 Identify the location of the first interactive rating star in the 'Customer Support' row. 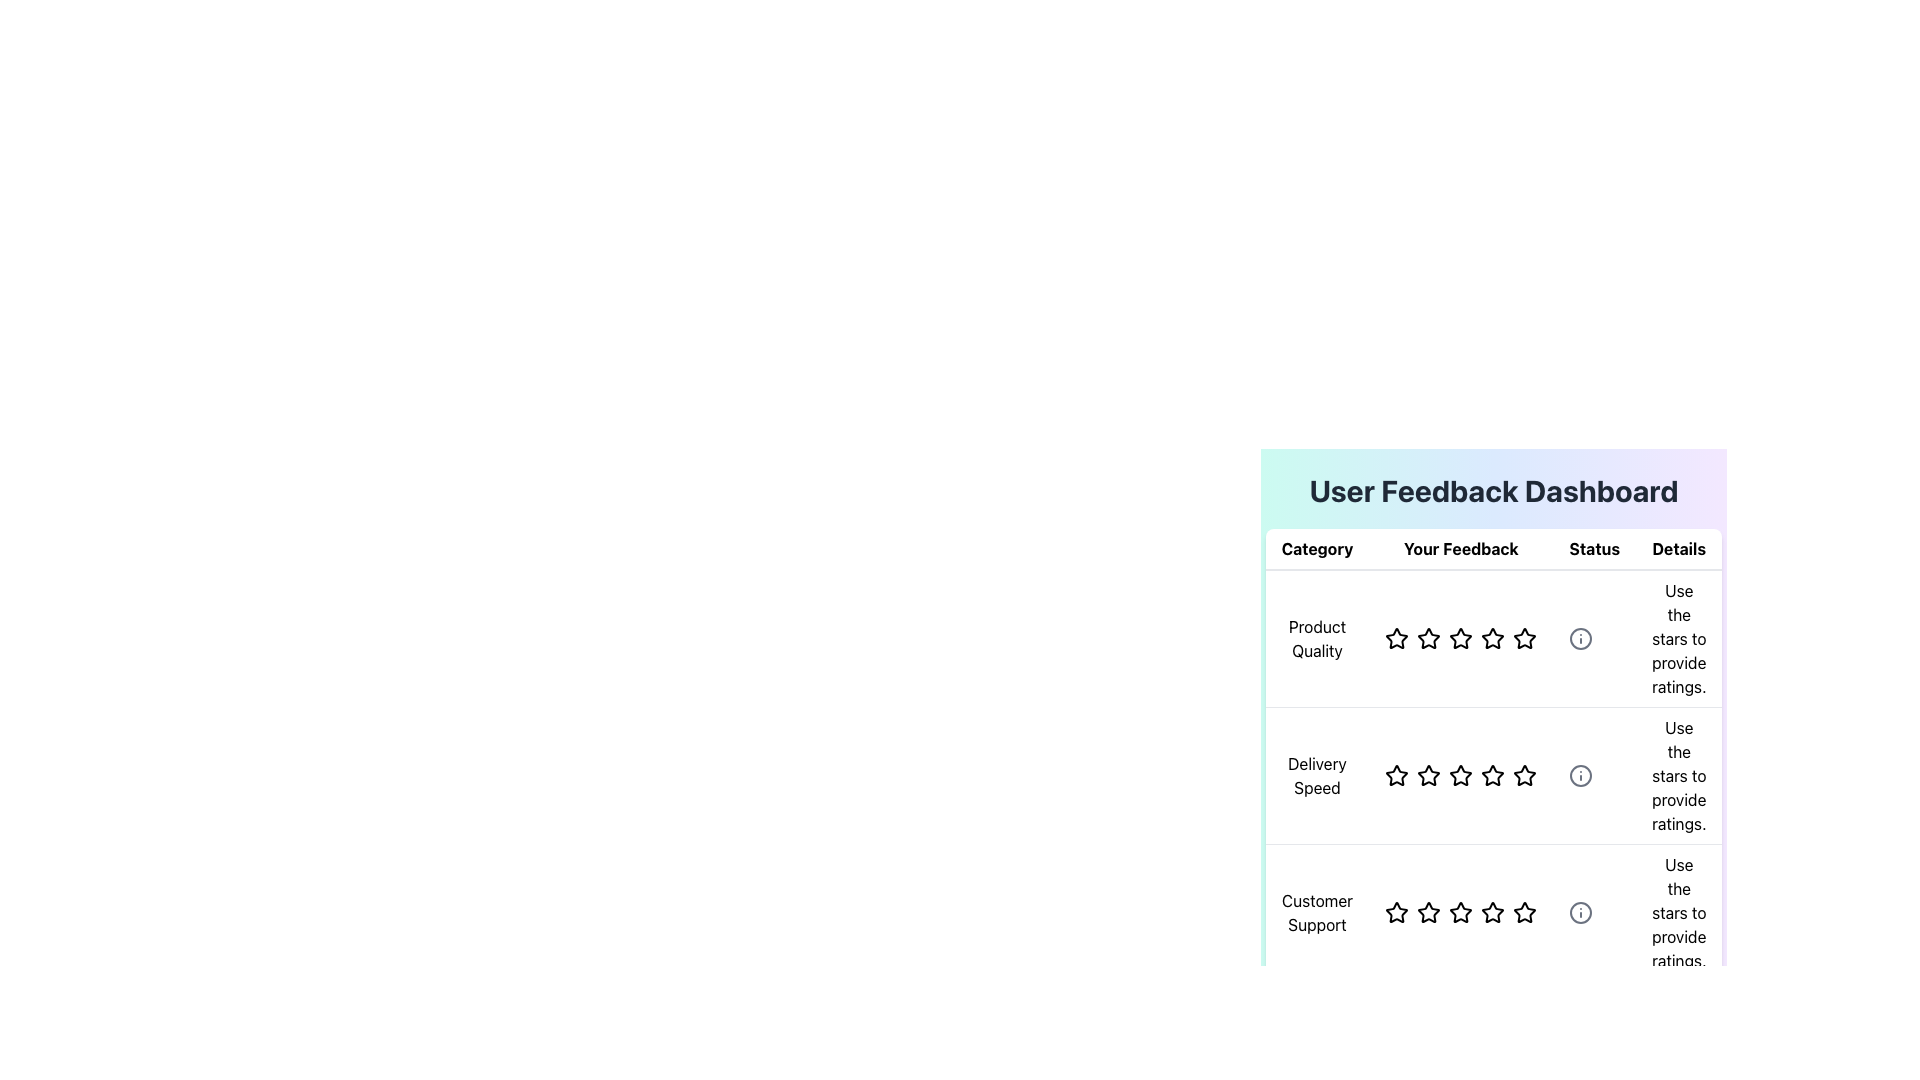
(1428, 912).